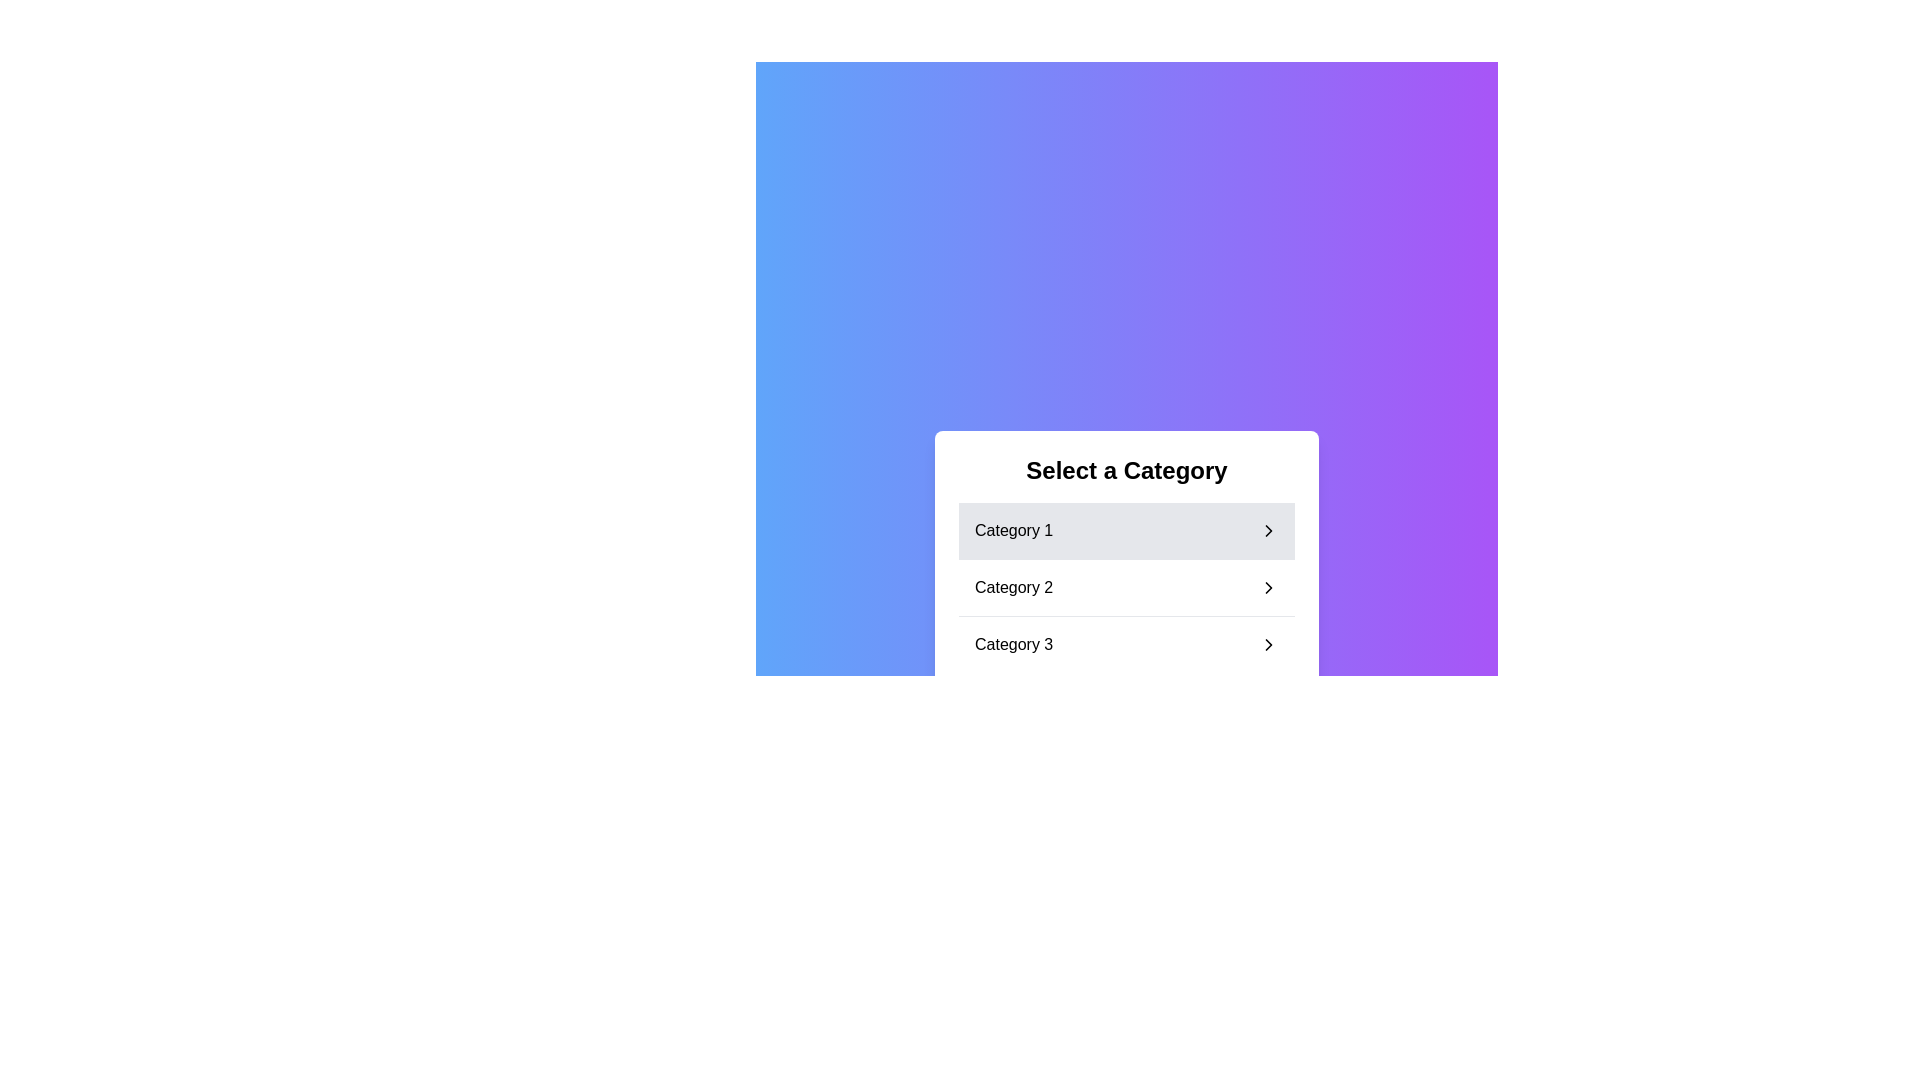 The height and width of the screenshot is (1080, 1920). I want to click on the small rightward-pointing chevron icon located to the far right of the 'Category 3' text, so click(1267, 644).